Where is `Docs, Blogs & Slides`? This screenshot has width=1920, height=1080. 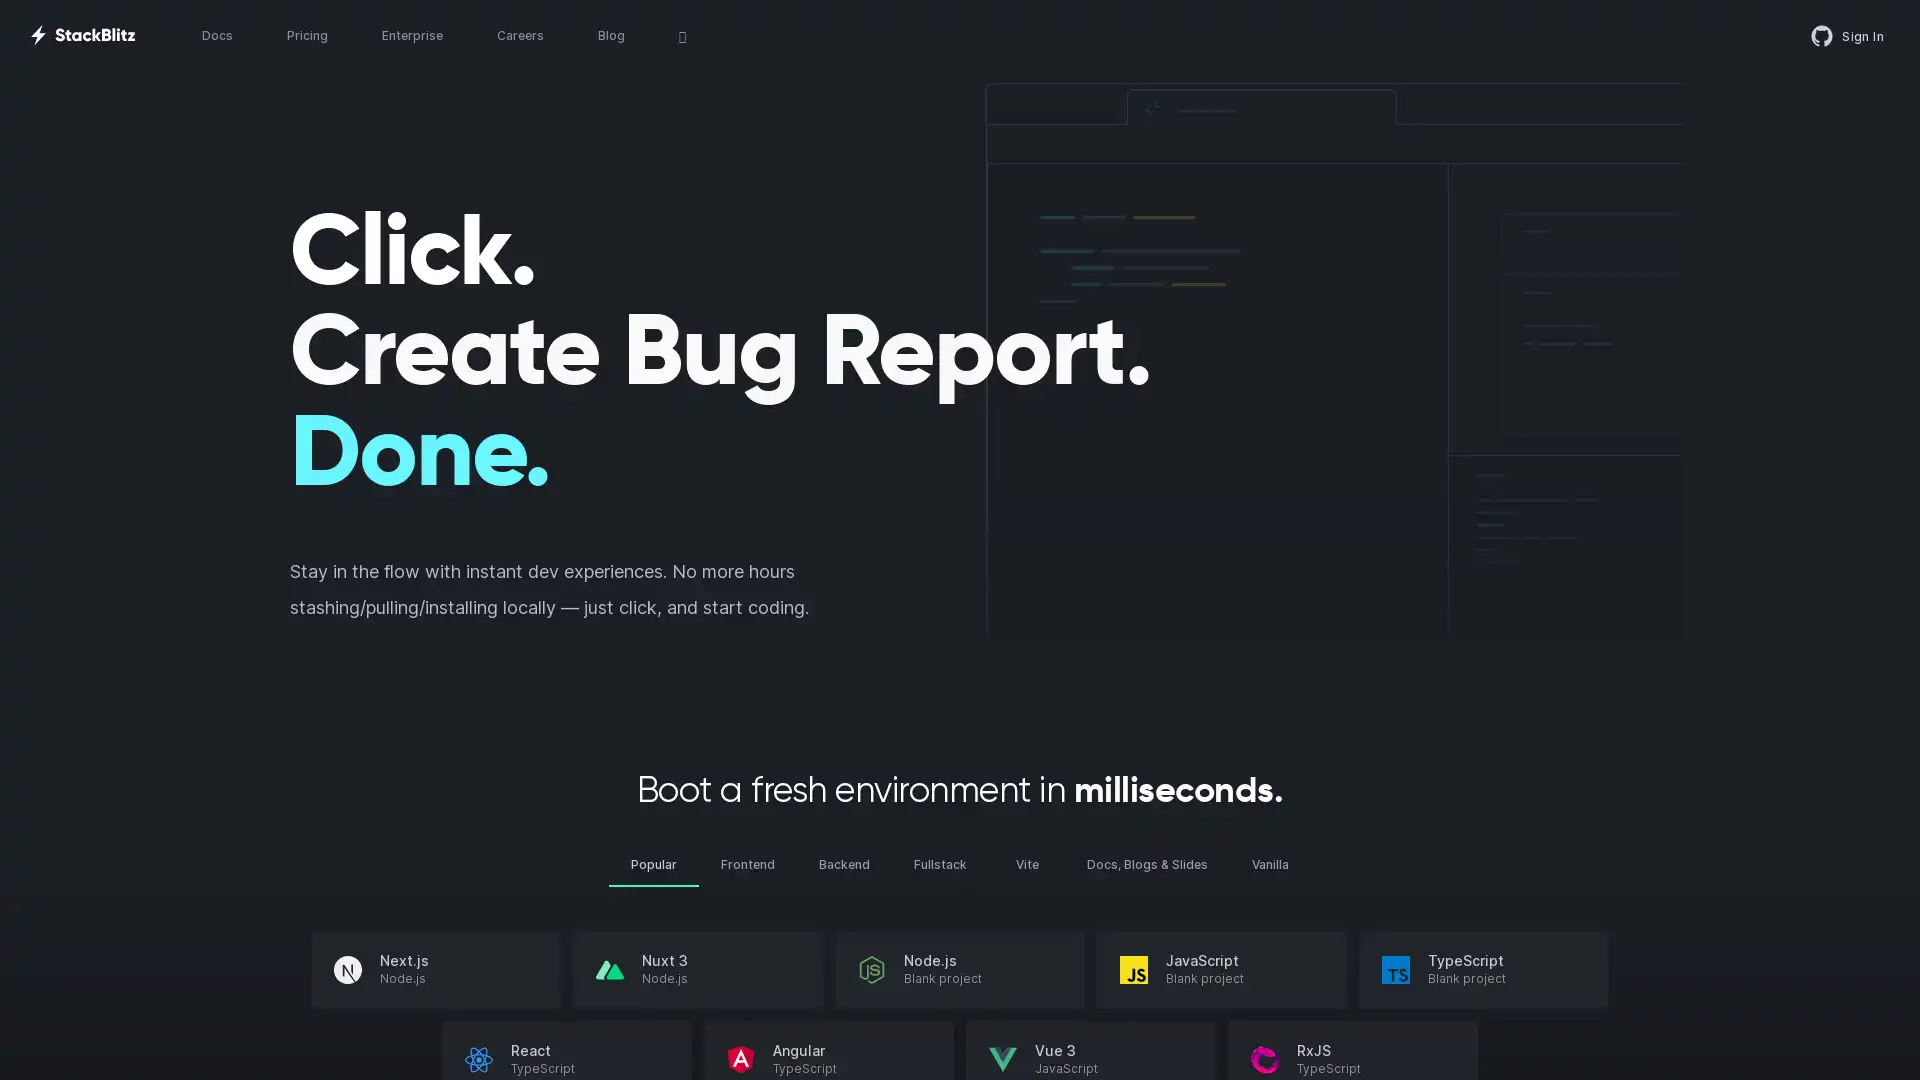 Docs, Blogs & Slides is located at coordinates (1147, 863).